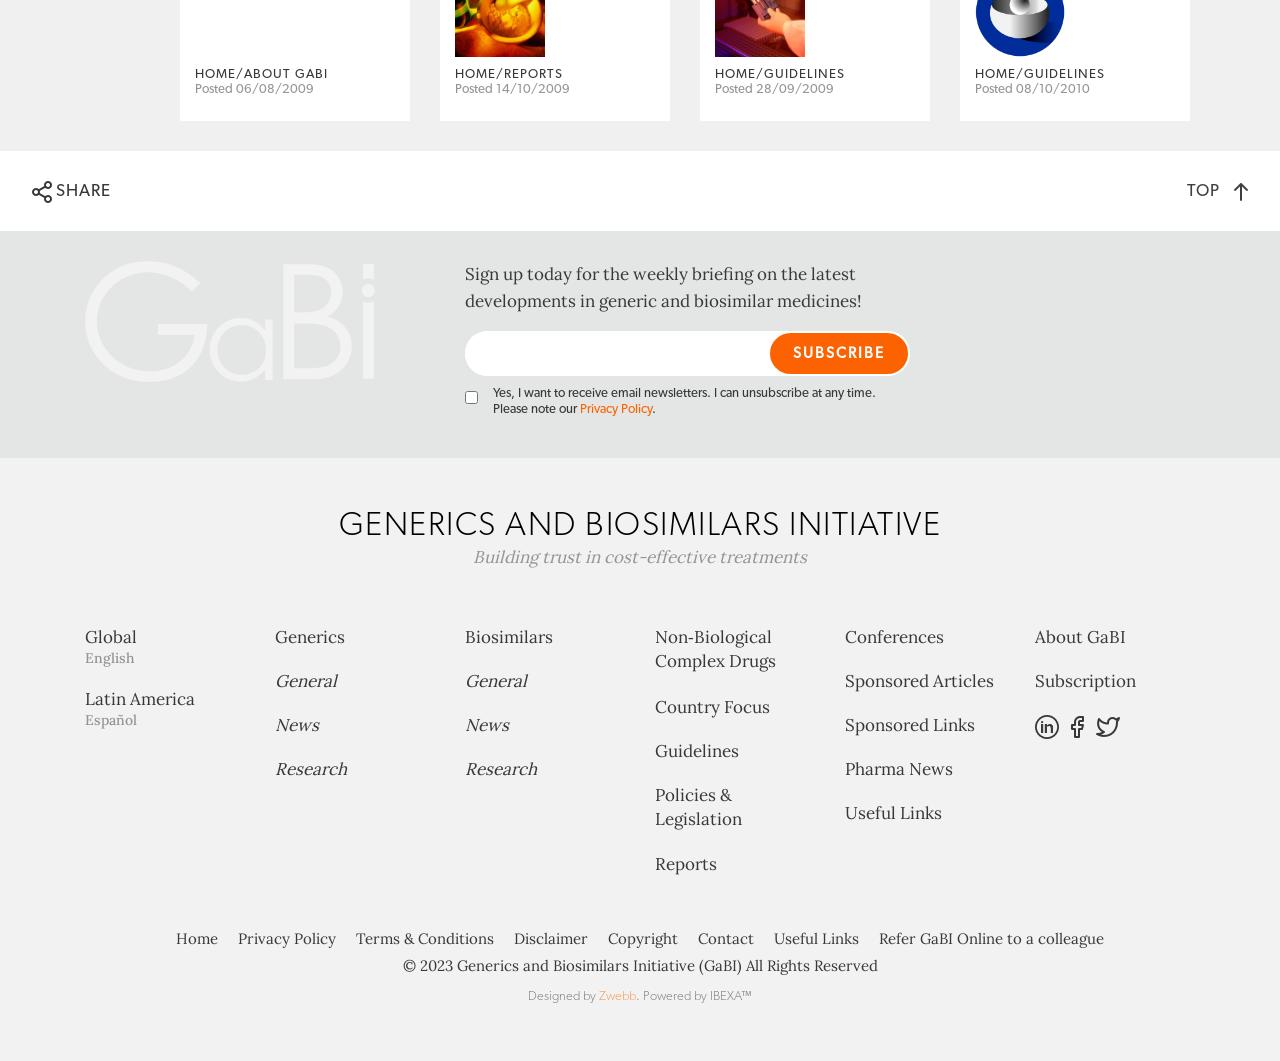 This screenshot has width=1280, height=1061. Describe the element at coordinates (725, 1015) in the screenshot. I see `'Contact'` at that location.